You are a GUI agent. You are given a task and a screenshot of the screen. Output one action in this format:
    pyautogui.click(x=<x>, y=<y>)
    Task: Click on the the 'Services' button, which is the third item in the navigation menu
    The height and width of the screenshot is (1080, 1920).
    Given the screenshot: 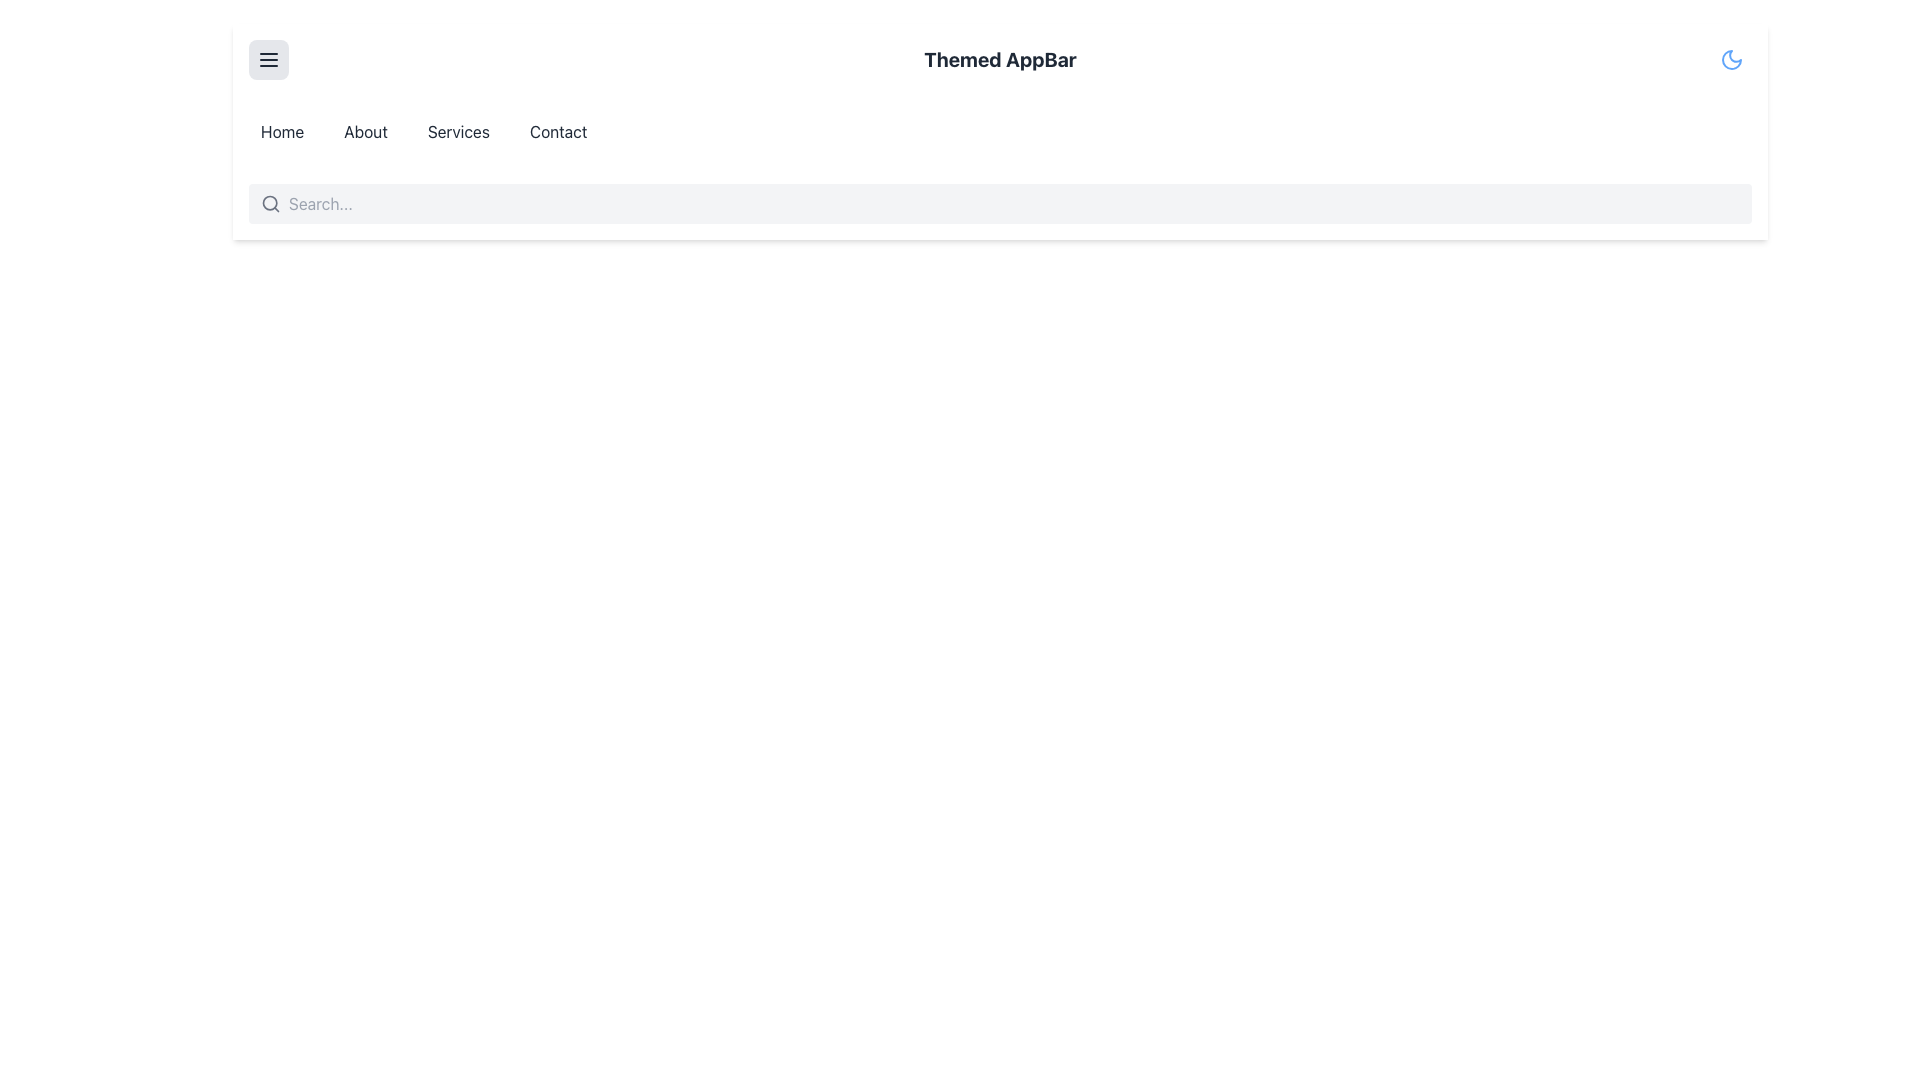 What is the action you would take?
    pyautogui.click(x=456, y=131)
    